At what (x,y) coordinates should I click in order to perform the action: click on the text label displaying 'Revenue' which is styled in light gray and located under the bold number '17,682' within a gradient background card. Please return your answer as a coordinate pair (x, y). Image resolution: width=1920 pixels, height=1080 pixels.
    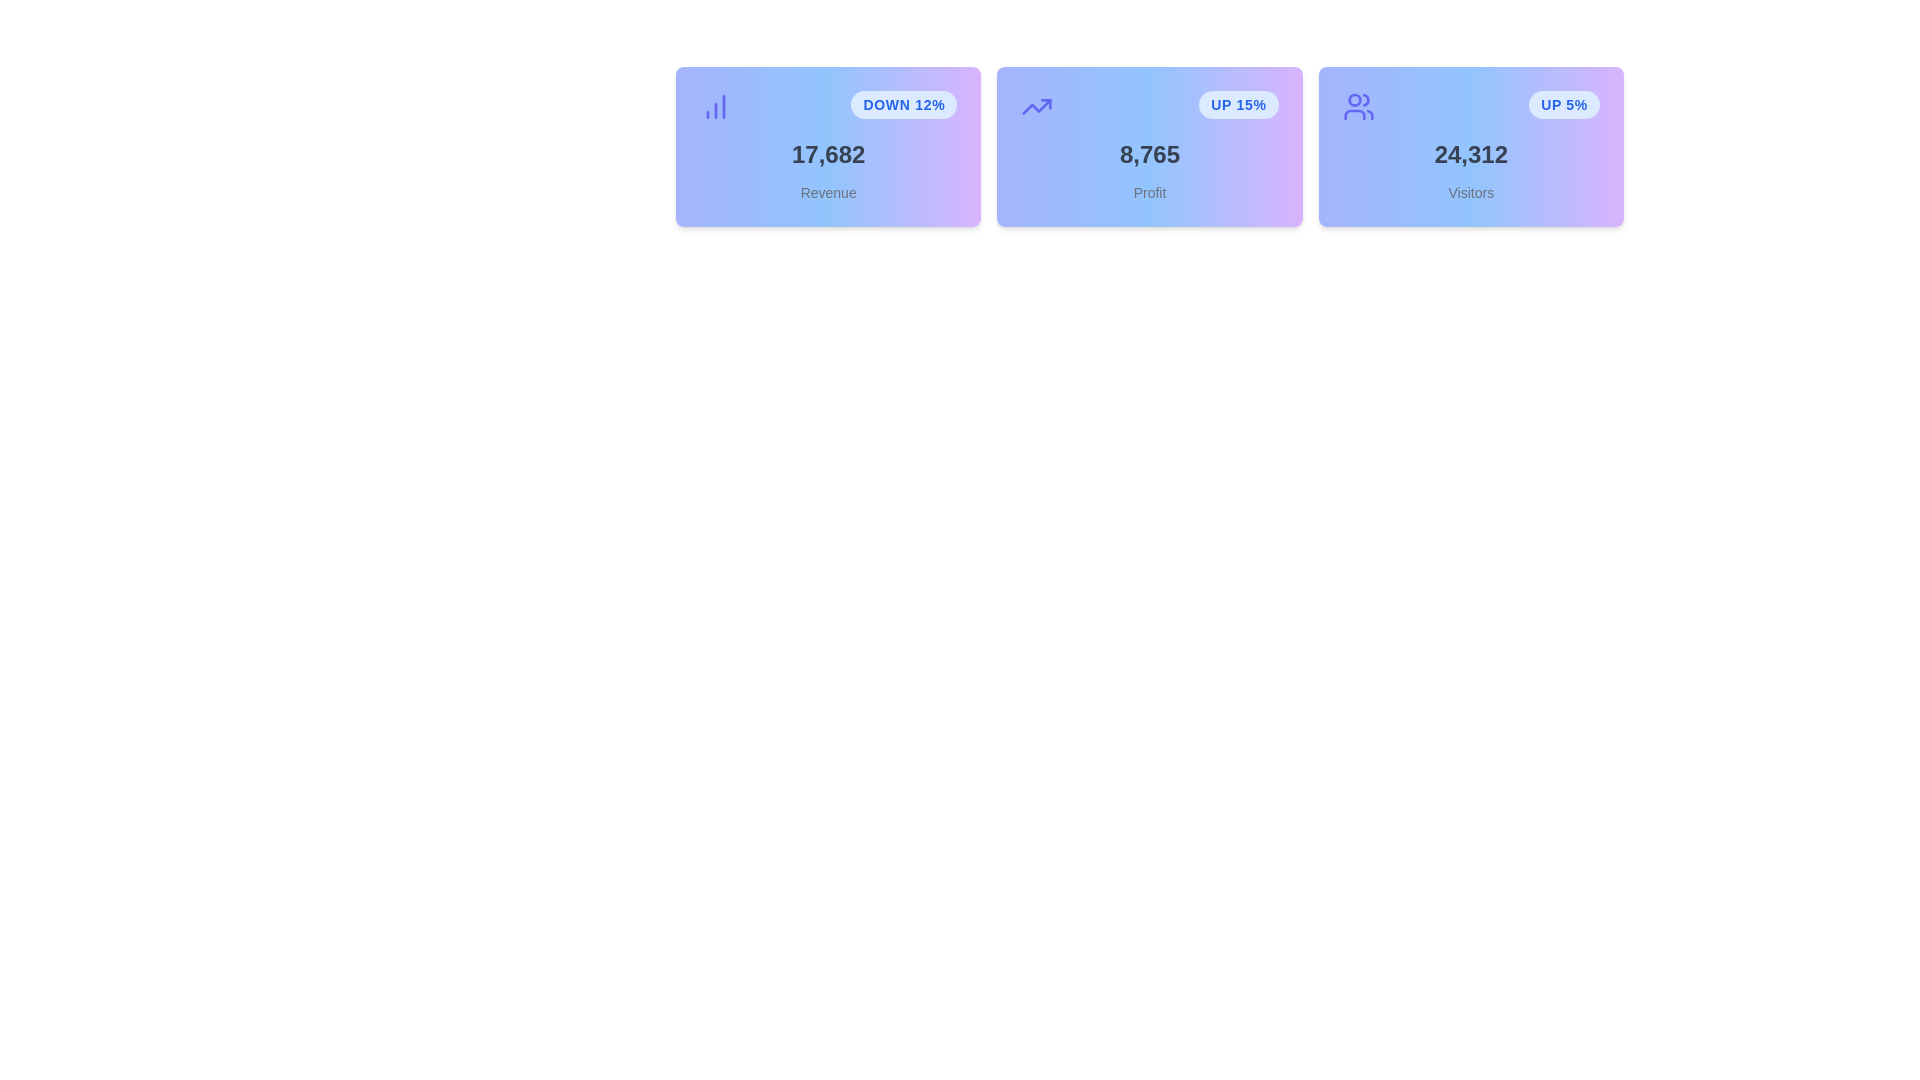
    Looking at the image, I should click on (828, 192).